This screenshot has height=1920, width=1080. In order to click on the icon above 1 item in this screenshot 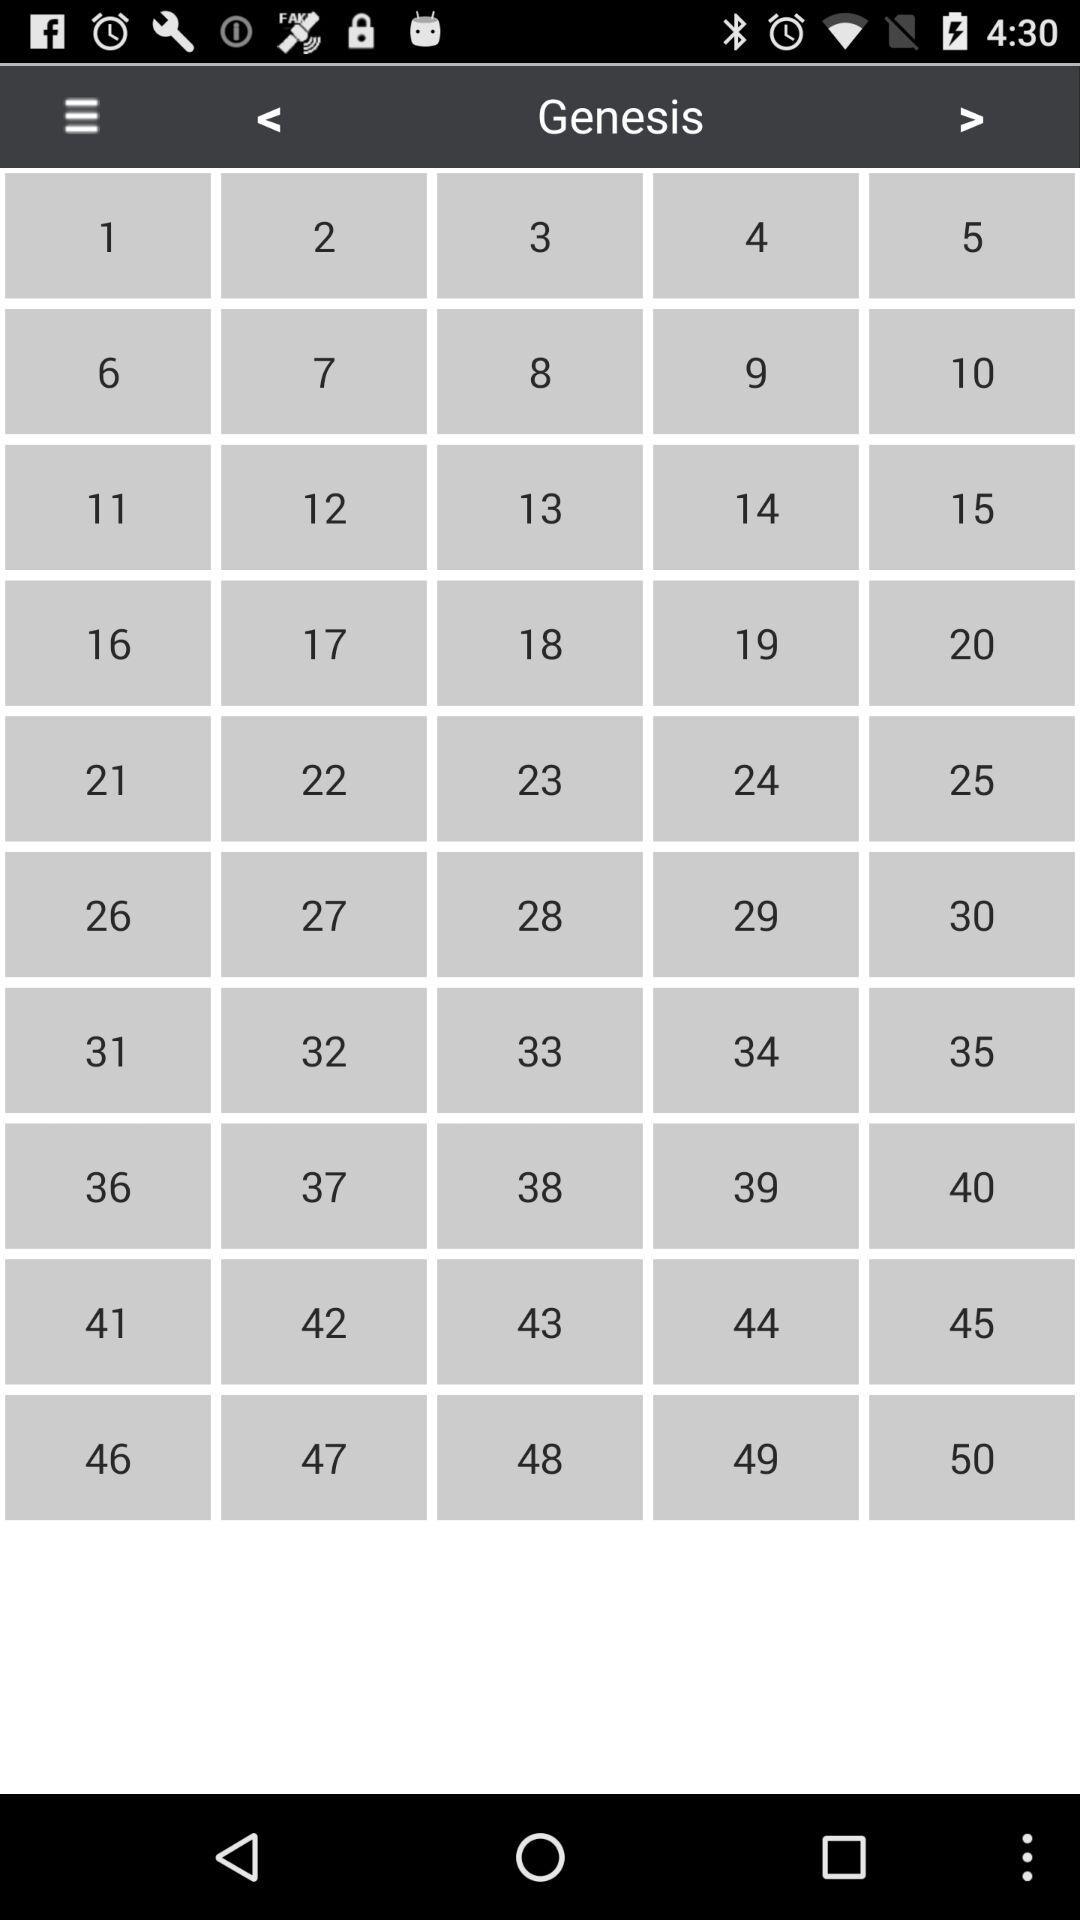, I will do `click(80, 114)`.